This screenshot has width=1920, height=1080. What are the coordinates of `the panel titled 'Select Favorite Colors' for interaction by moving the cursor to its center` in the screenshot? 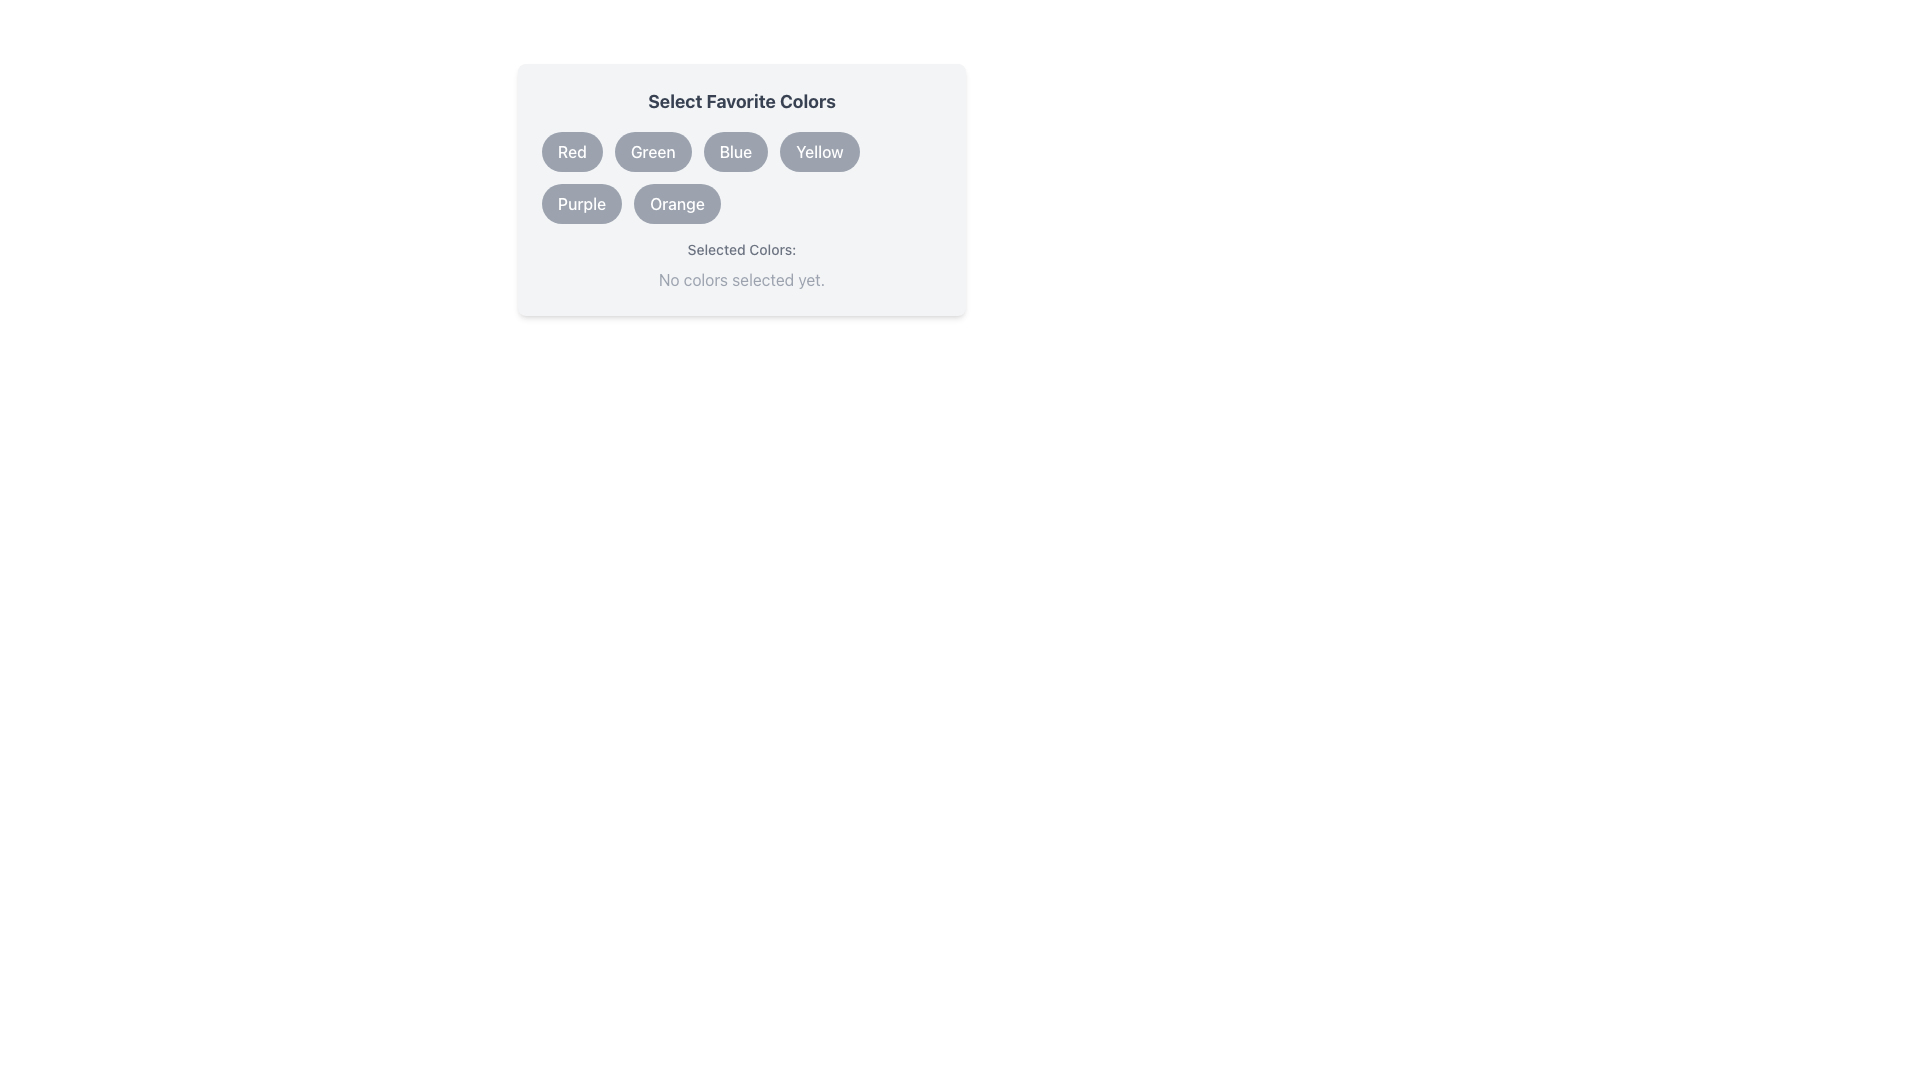 It's located at (741, 205).